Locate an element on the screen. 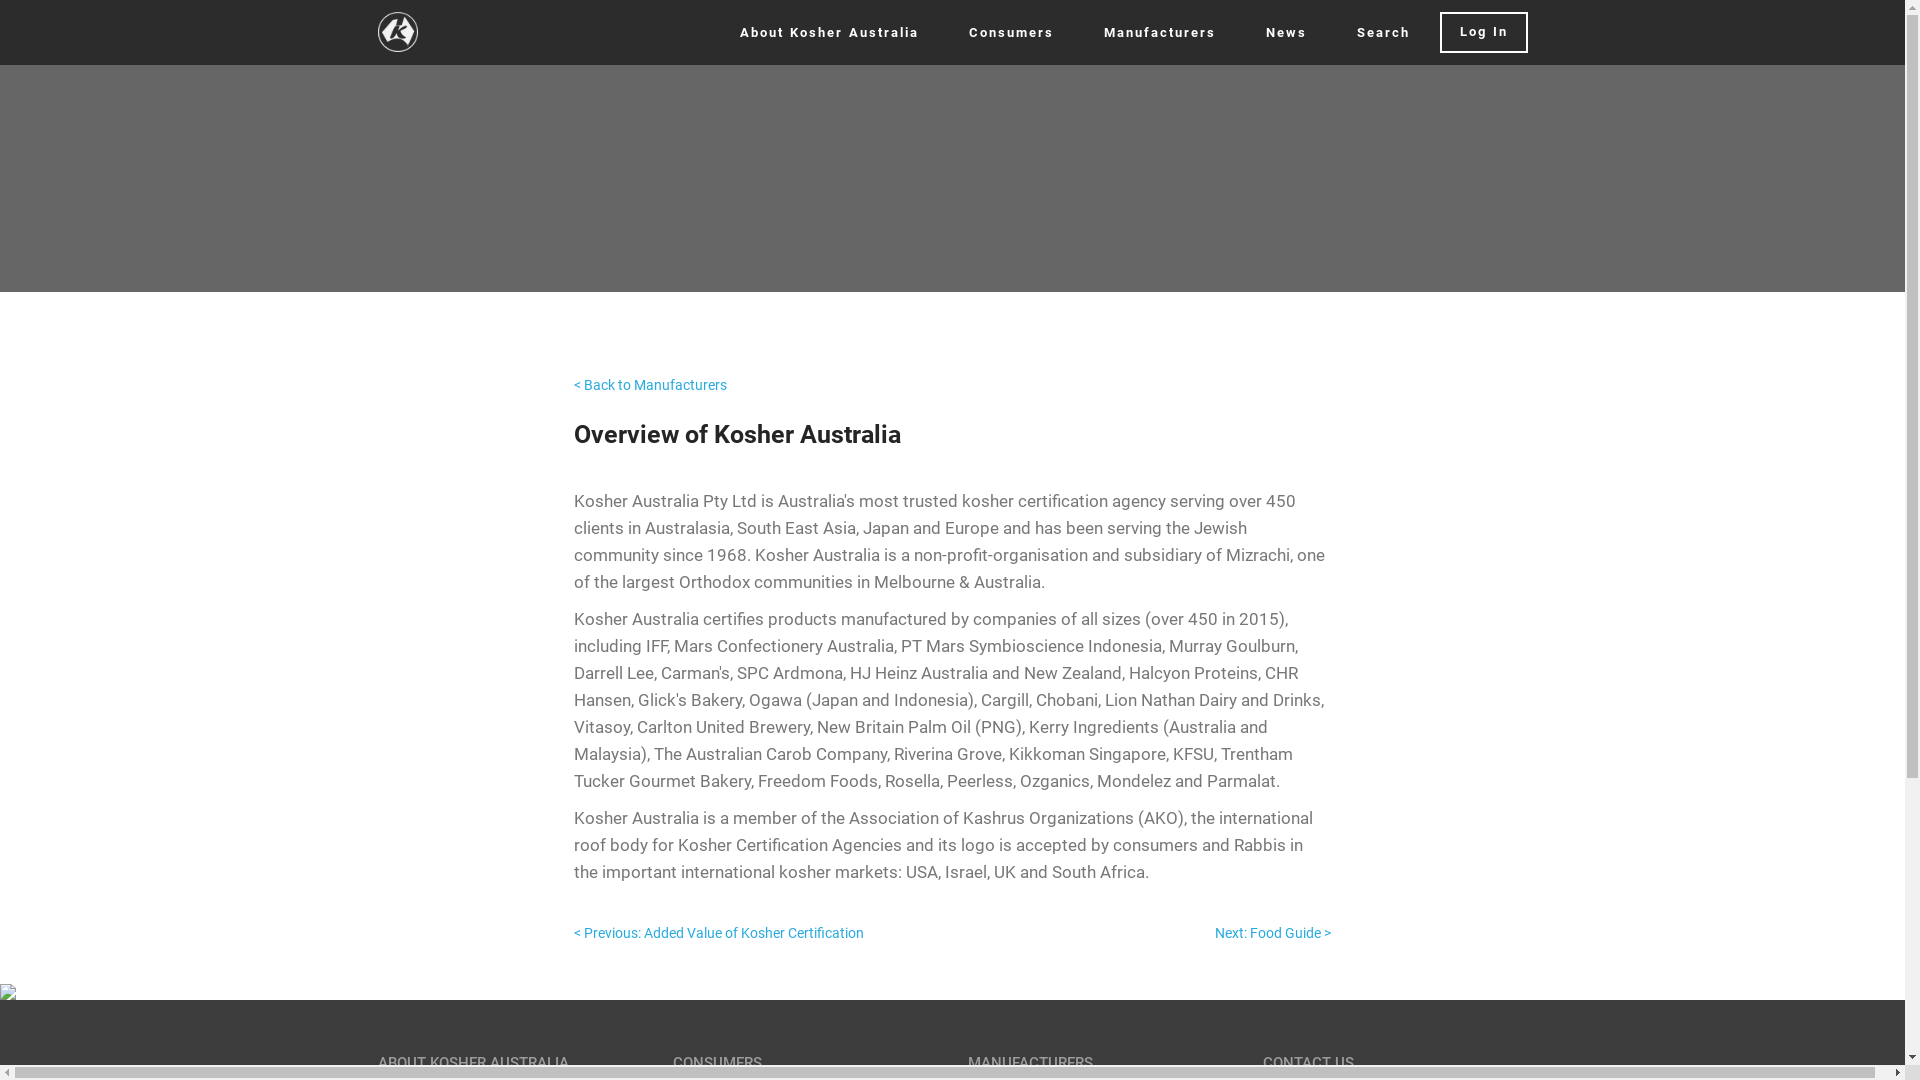 The height and width of the screenshot is (1080, 1920). 'Log In' is located at coordinates (1483, 32).